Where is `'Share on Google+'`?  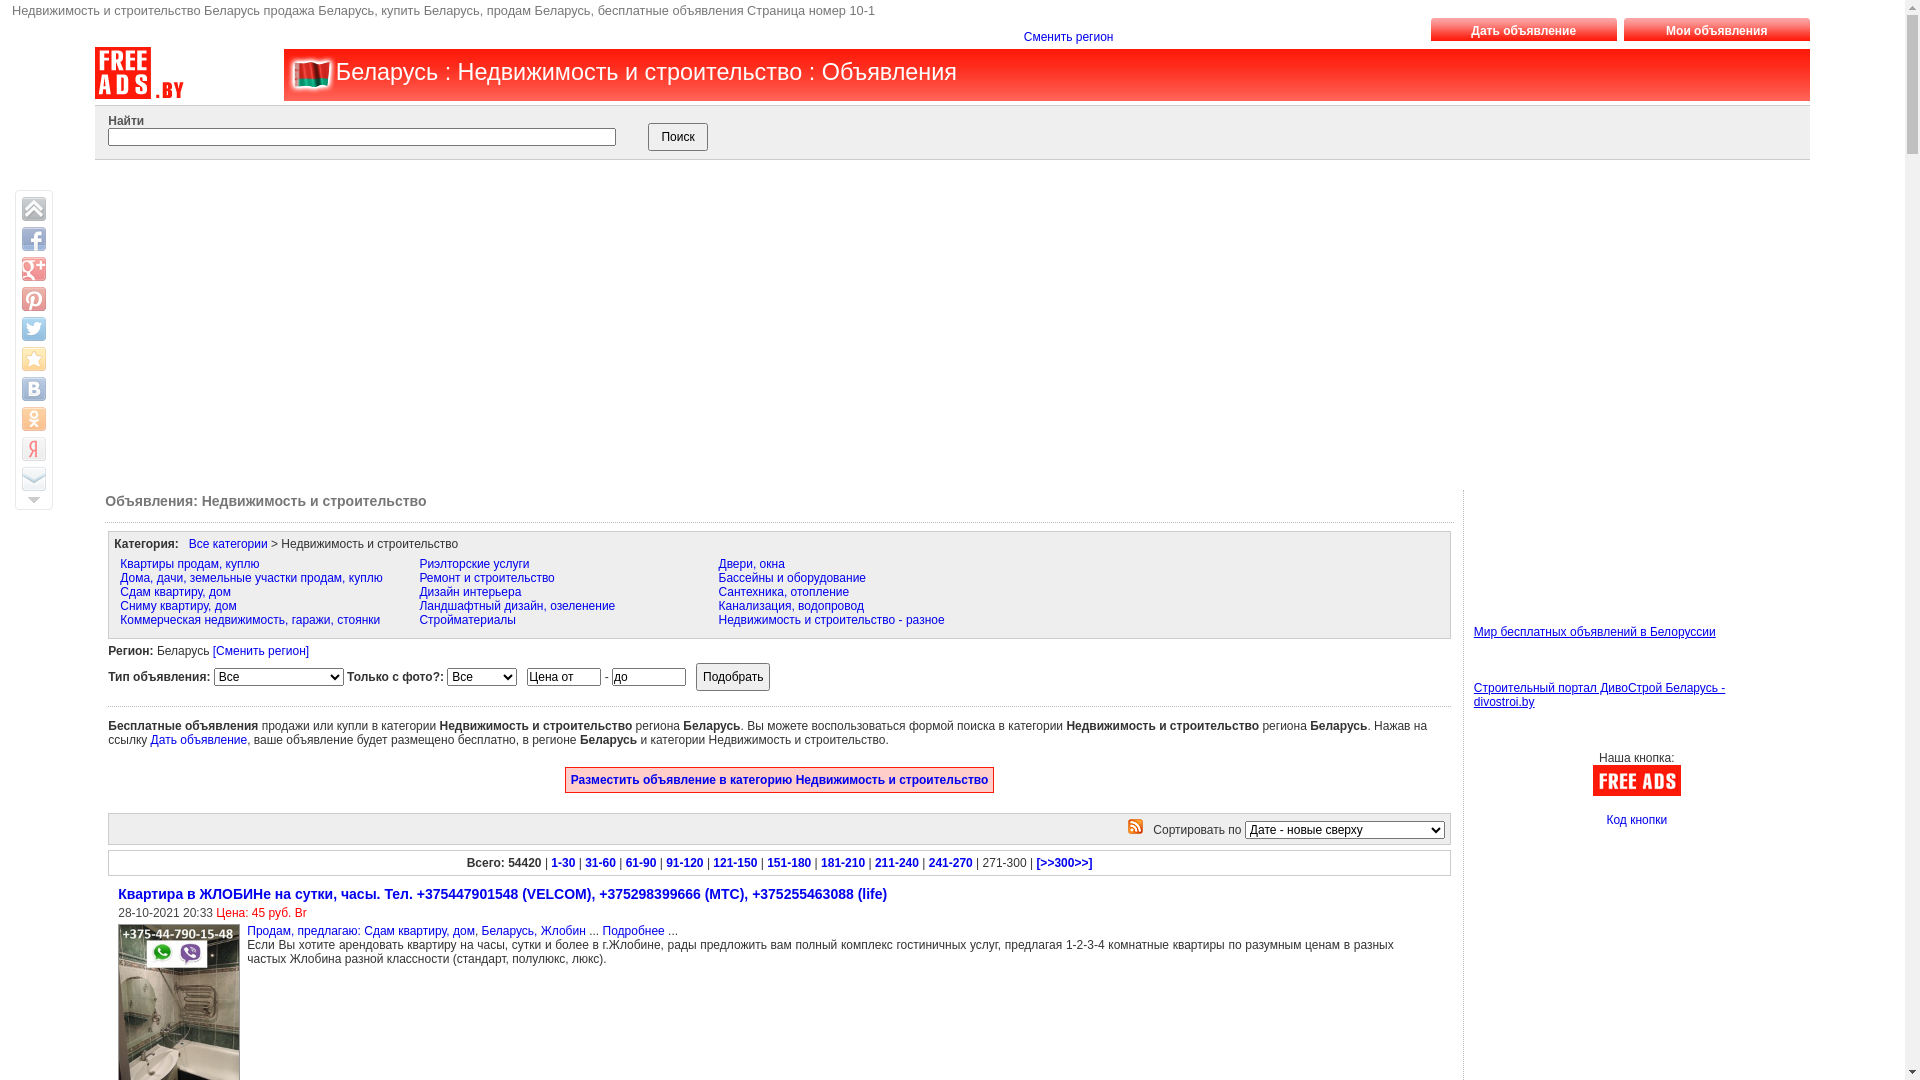 'Share on Google+' is located at coordinates (33, 268).